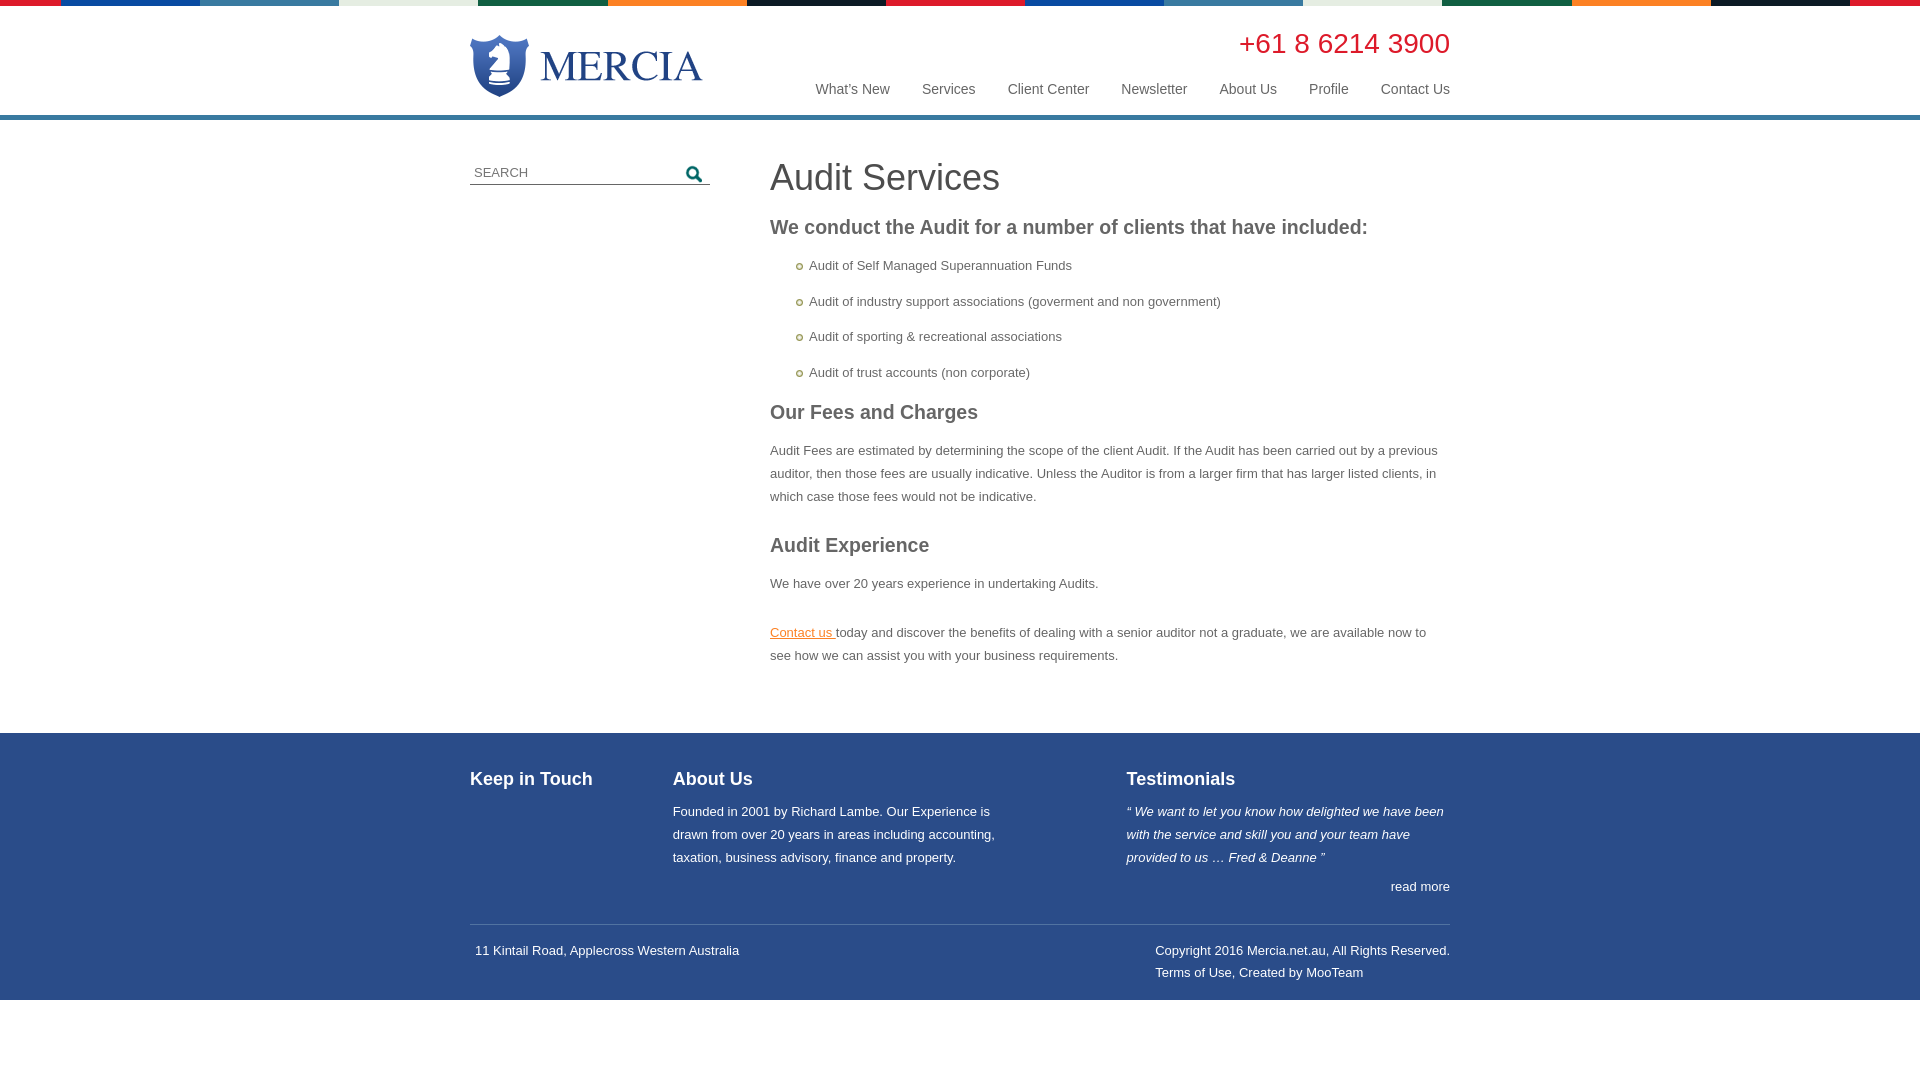  What do you see at coordinates (948, 87) in the screenshot?
I see `'Services'` at bounding box center [948, 87].